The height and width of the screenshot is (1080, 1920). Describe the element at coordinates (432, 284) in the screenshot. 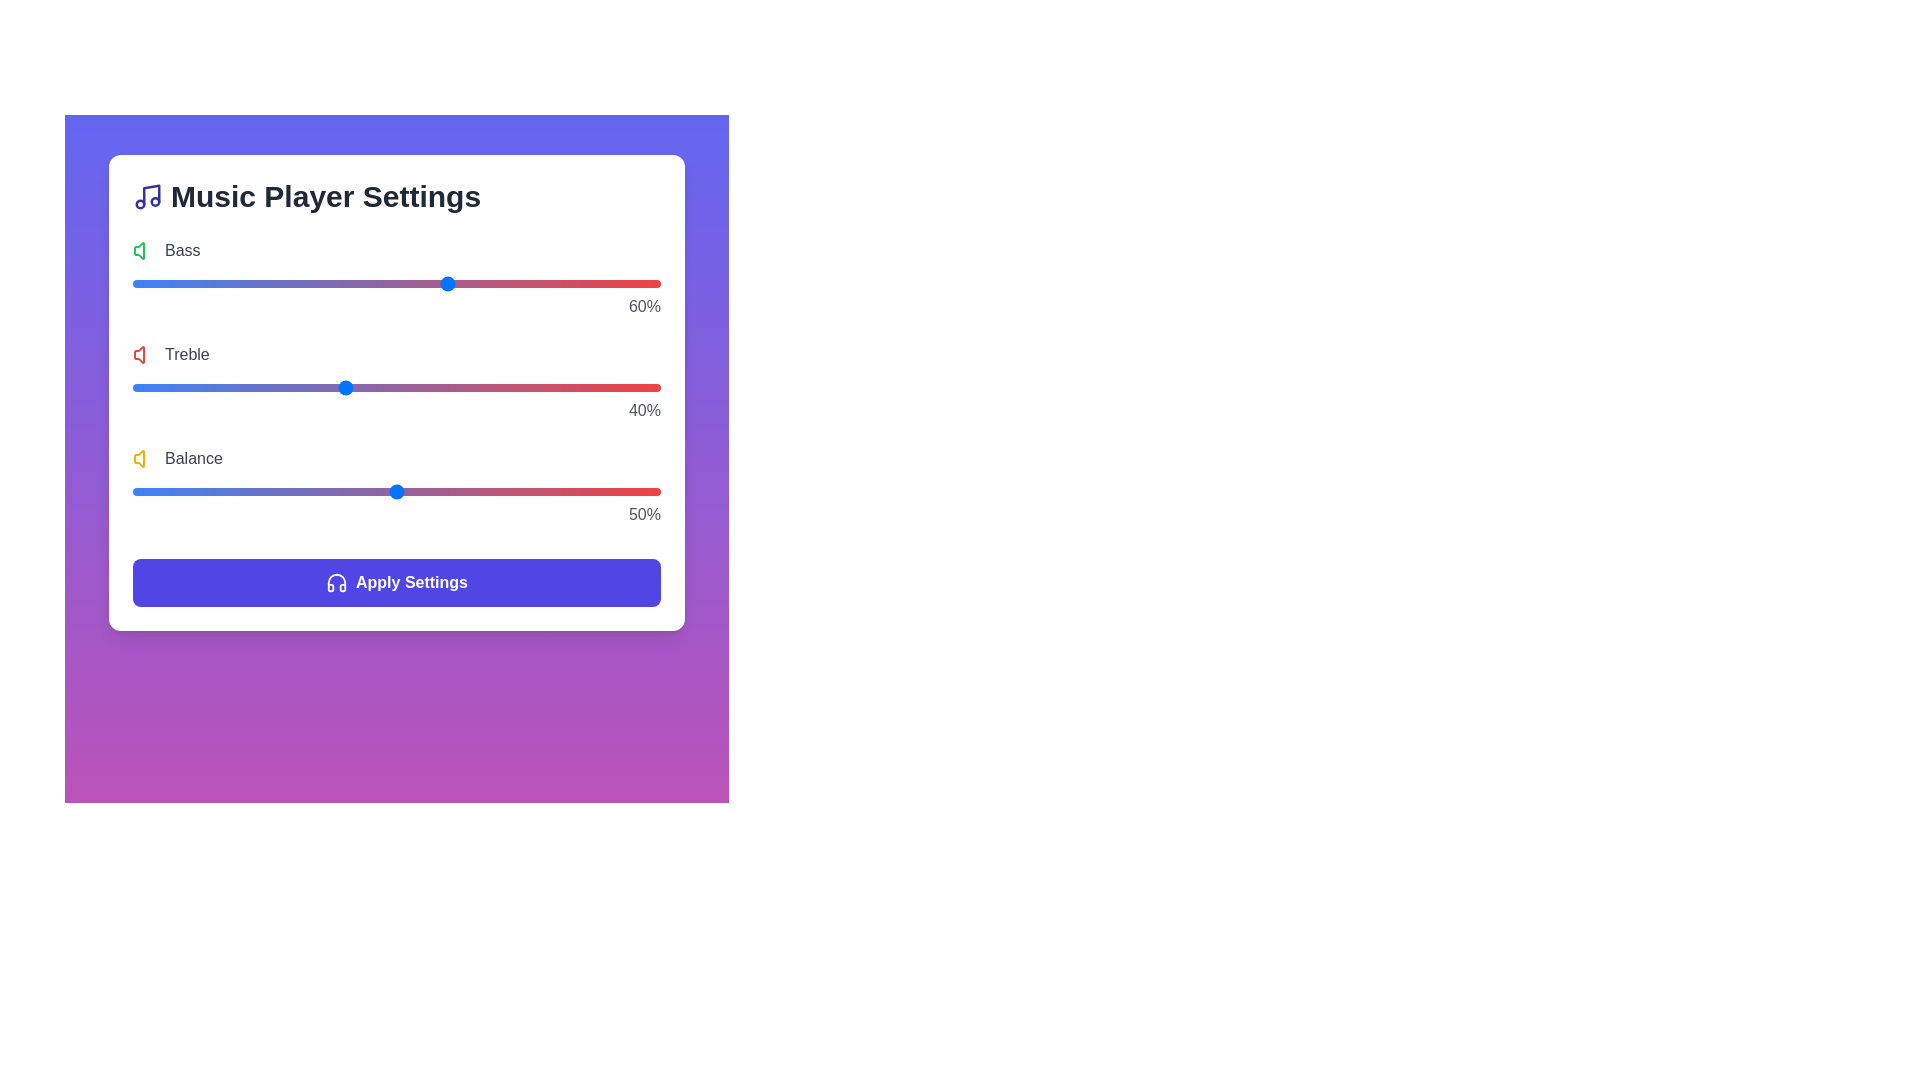

I see `the 0 slider to 57%` at that location.